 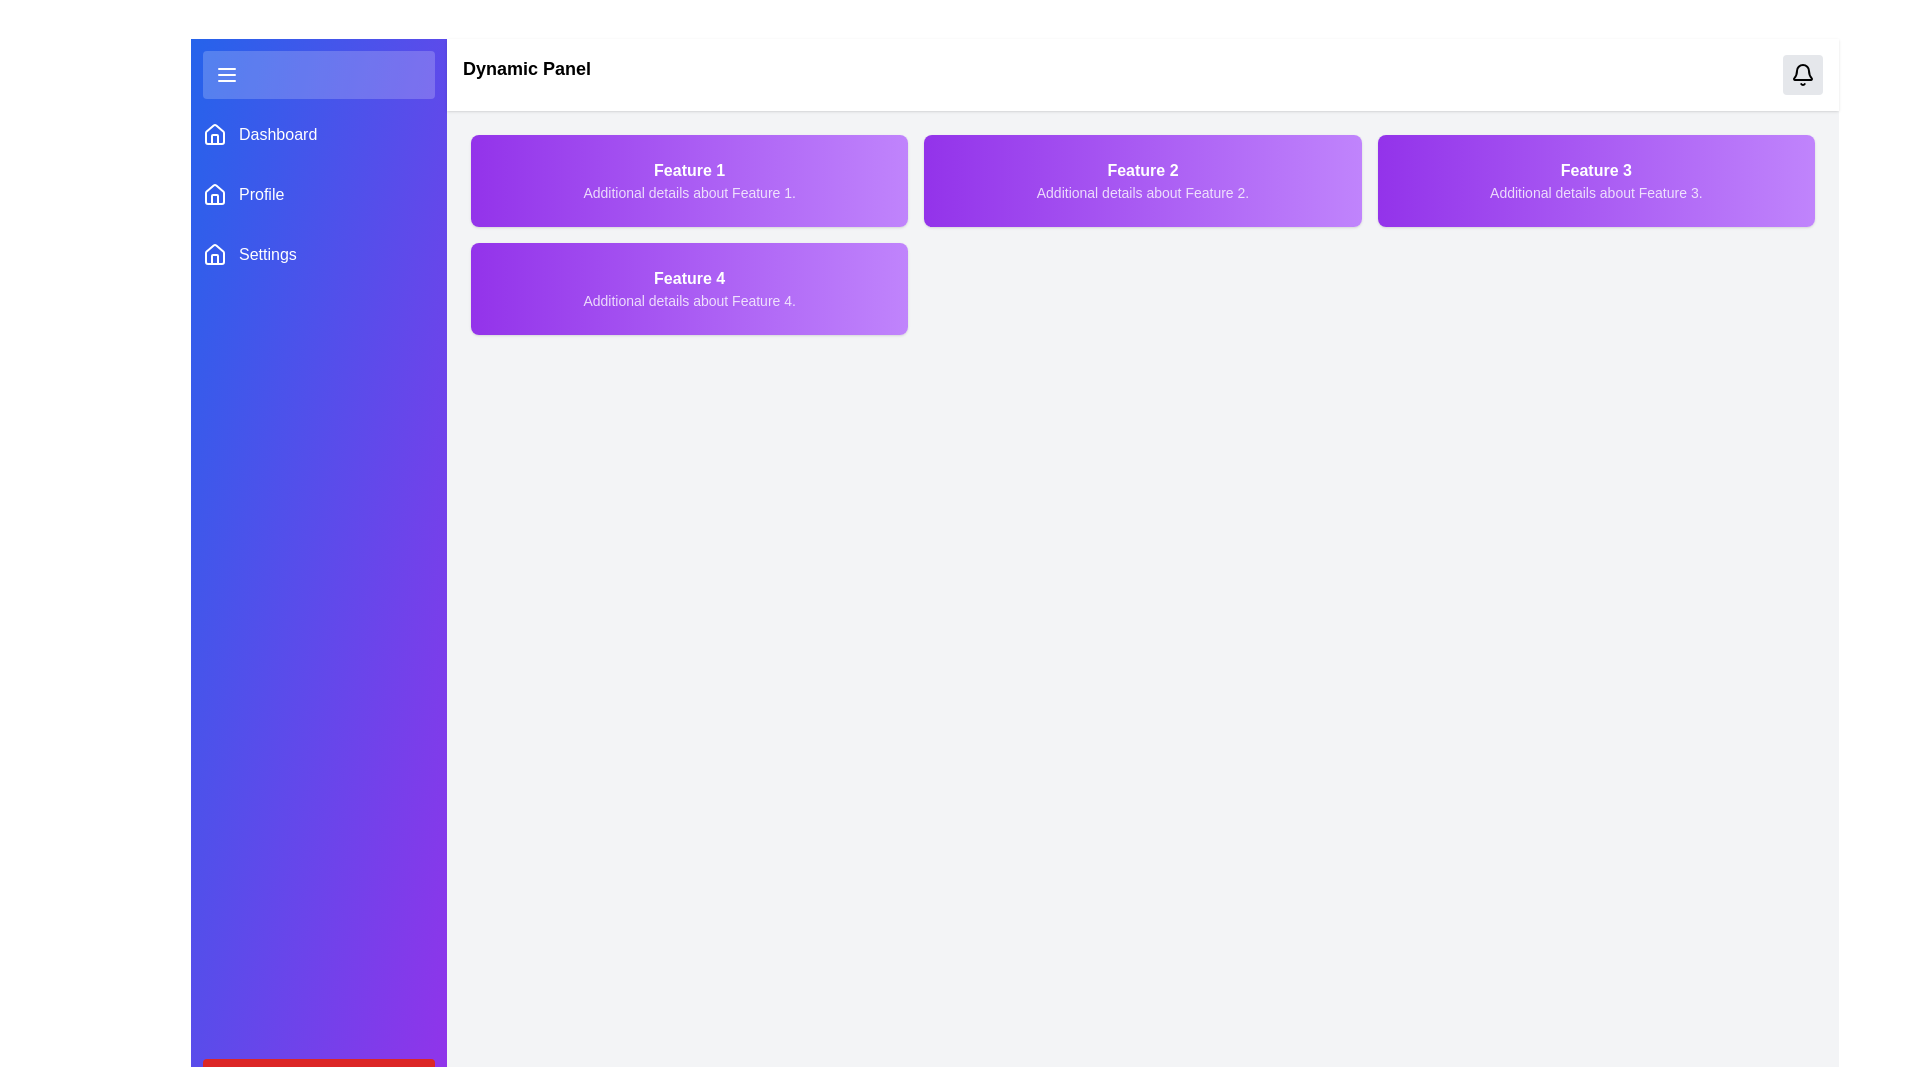 What do you see at coordinates (277, 135) in the screenshot?
I see `the 'Dashboard' text label in the navigational menu` at bounding box center [277, 135].